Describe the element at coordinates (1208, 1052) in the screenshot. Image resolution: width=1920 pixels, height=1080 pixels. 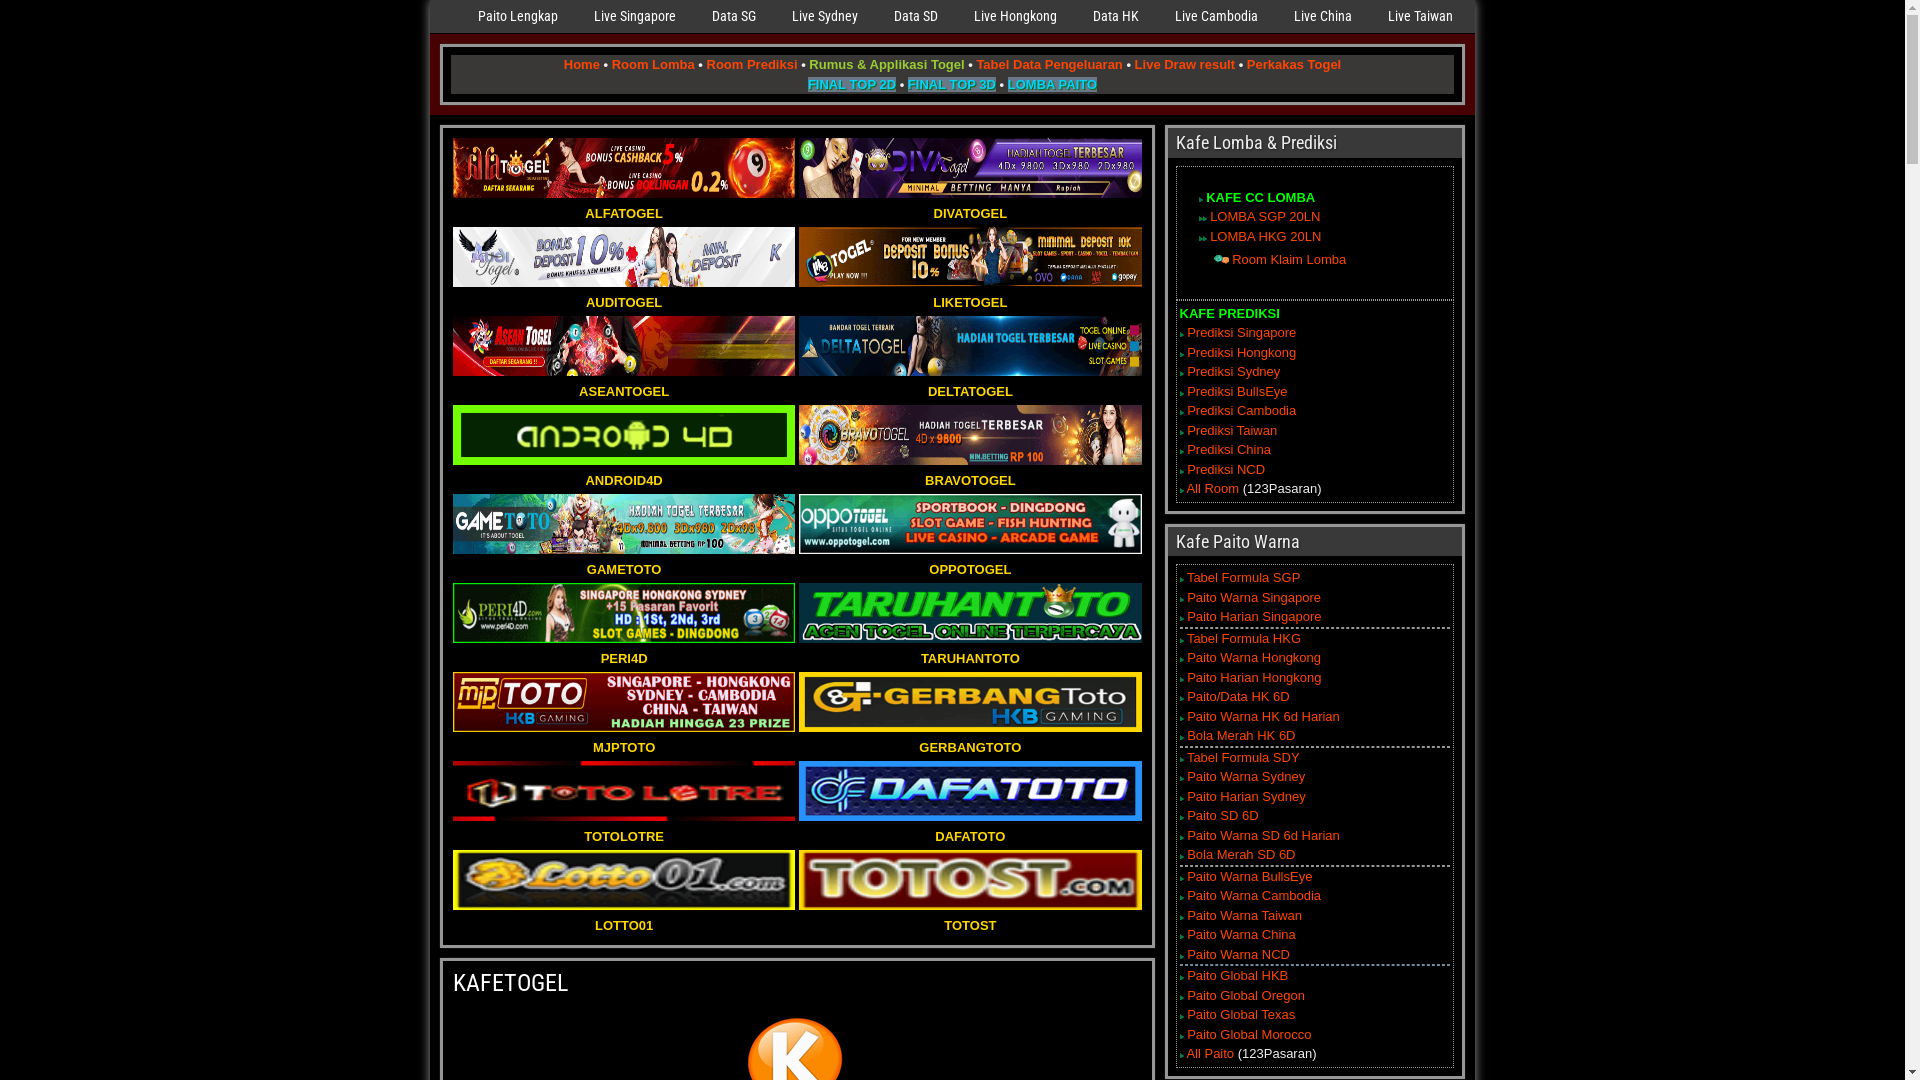
I see `'All Paito'` at that location.